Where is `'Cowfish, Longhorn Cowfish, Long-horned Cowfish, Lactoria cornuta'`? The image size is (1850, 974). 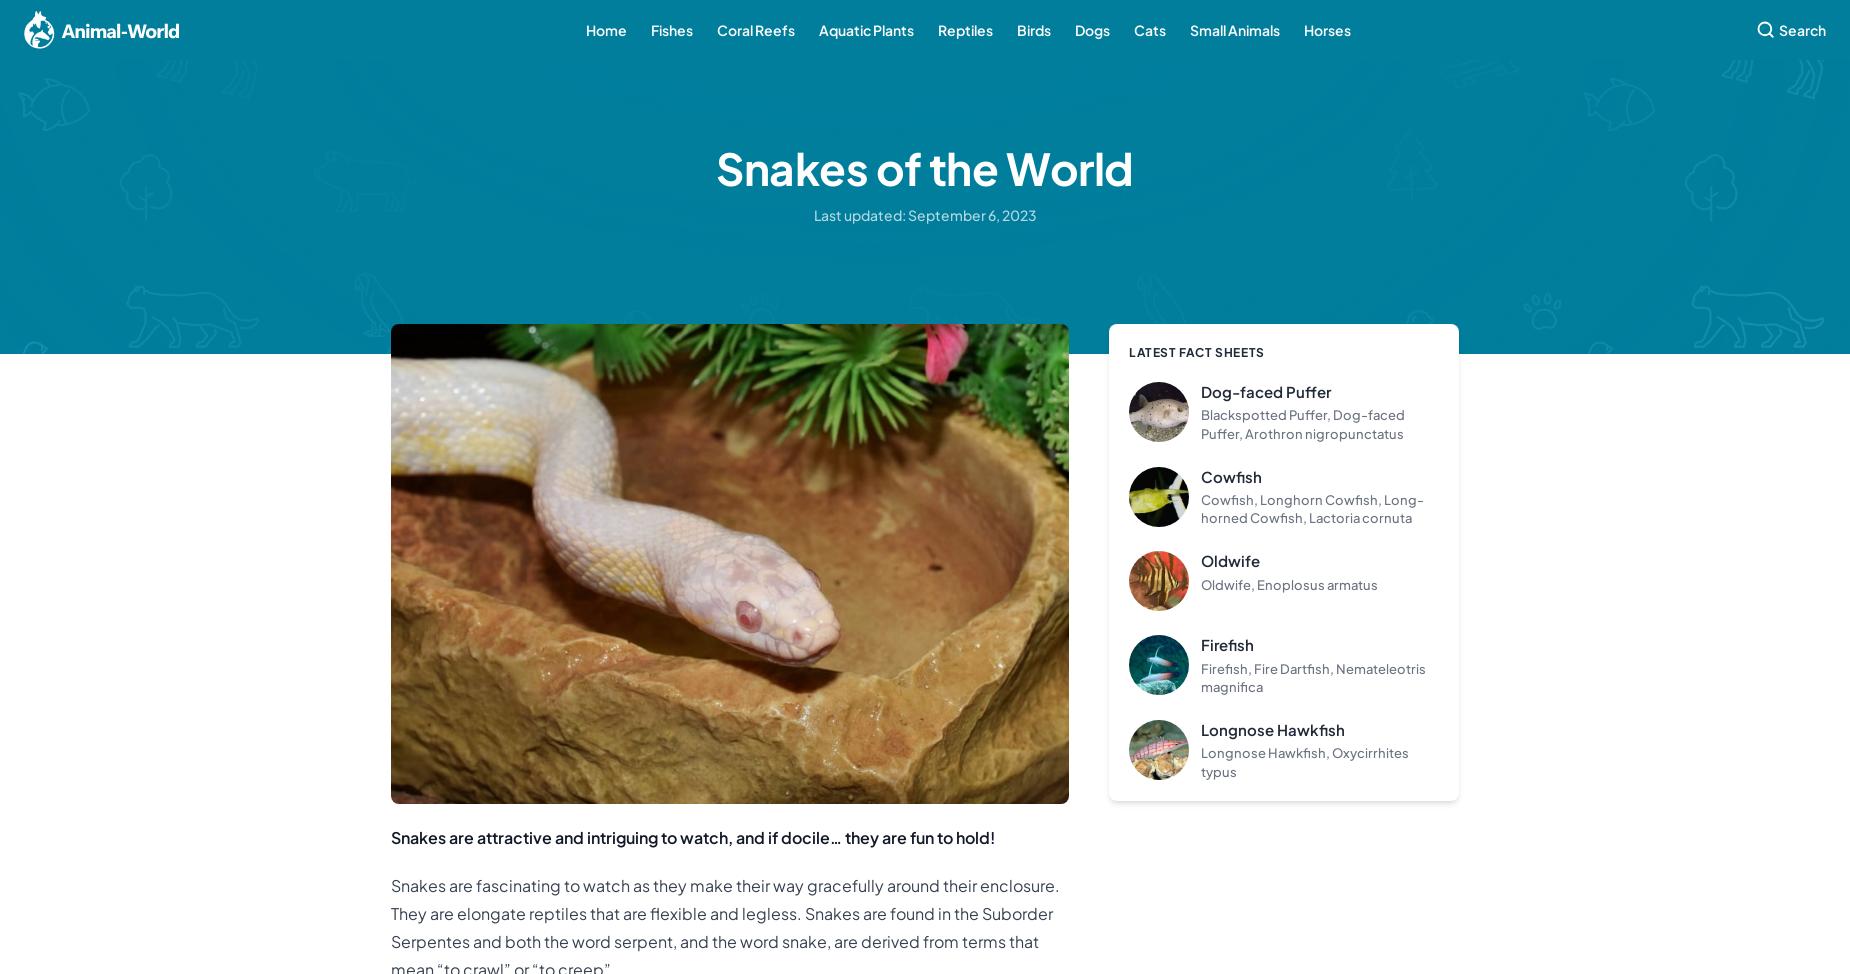 'Cowfish, Longhorn Cowfish, Long-horned Cowfish, Lactoria cornuta' is located at coordinates (1311, 509).